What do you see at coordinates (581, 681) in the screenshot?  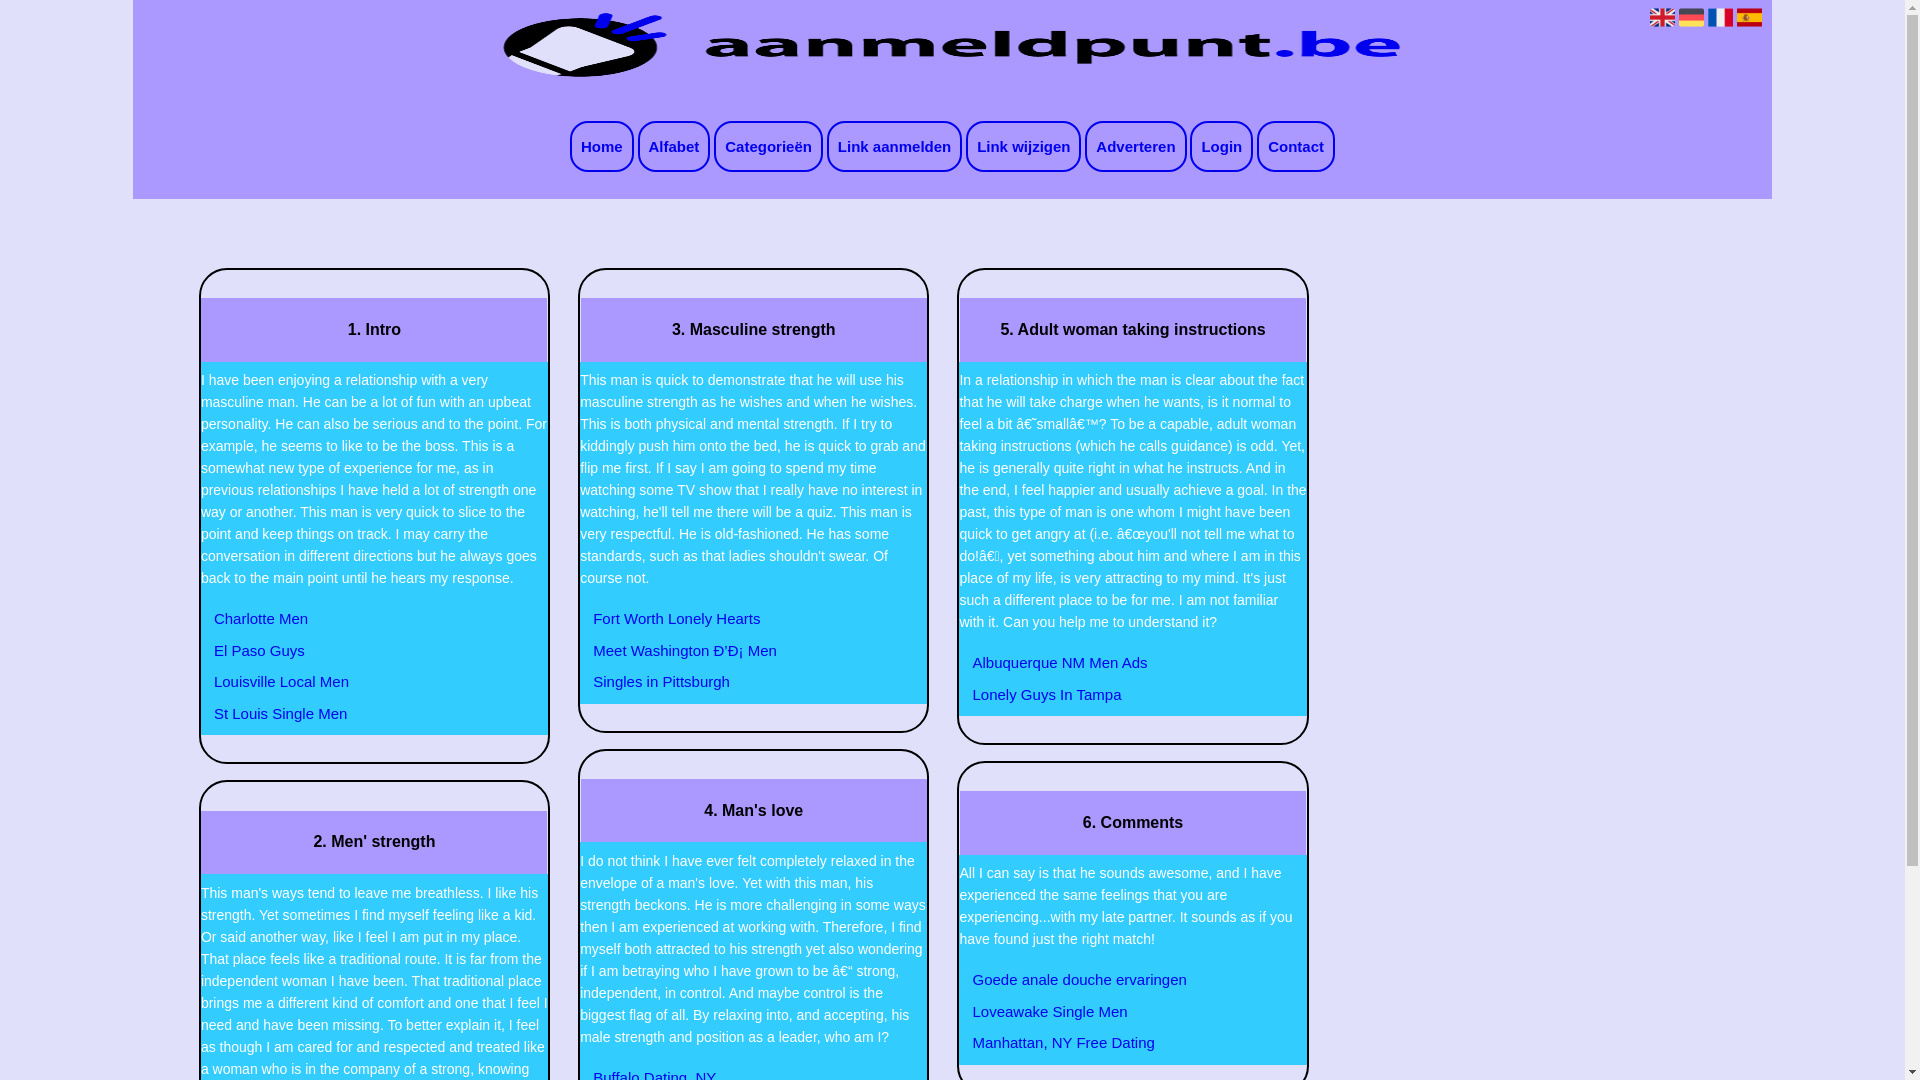 I see `'Singles in Pittsburgh'` at bounding box center [581, 681].